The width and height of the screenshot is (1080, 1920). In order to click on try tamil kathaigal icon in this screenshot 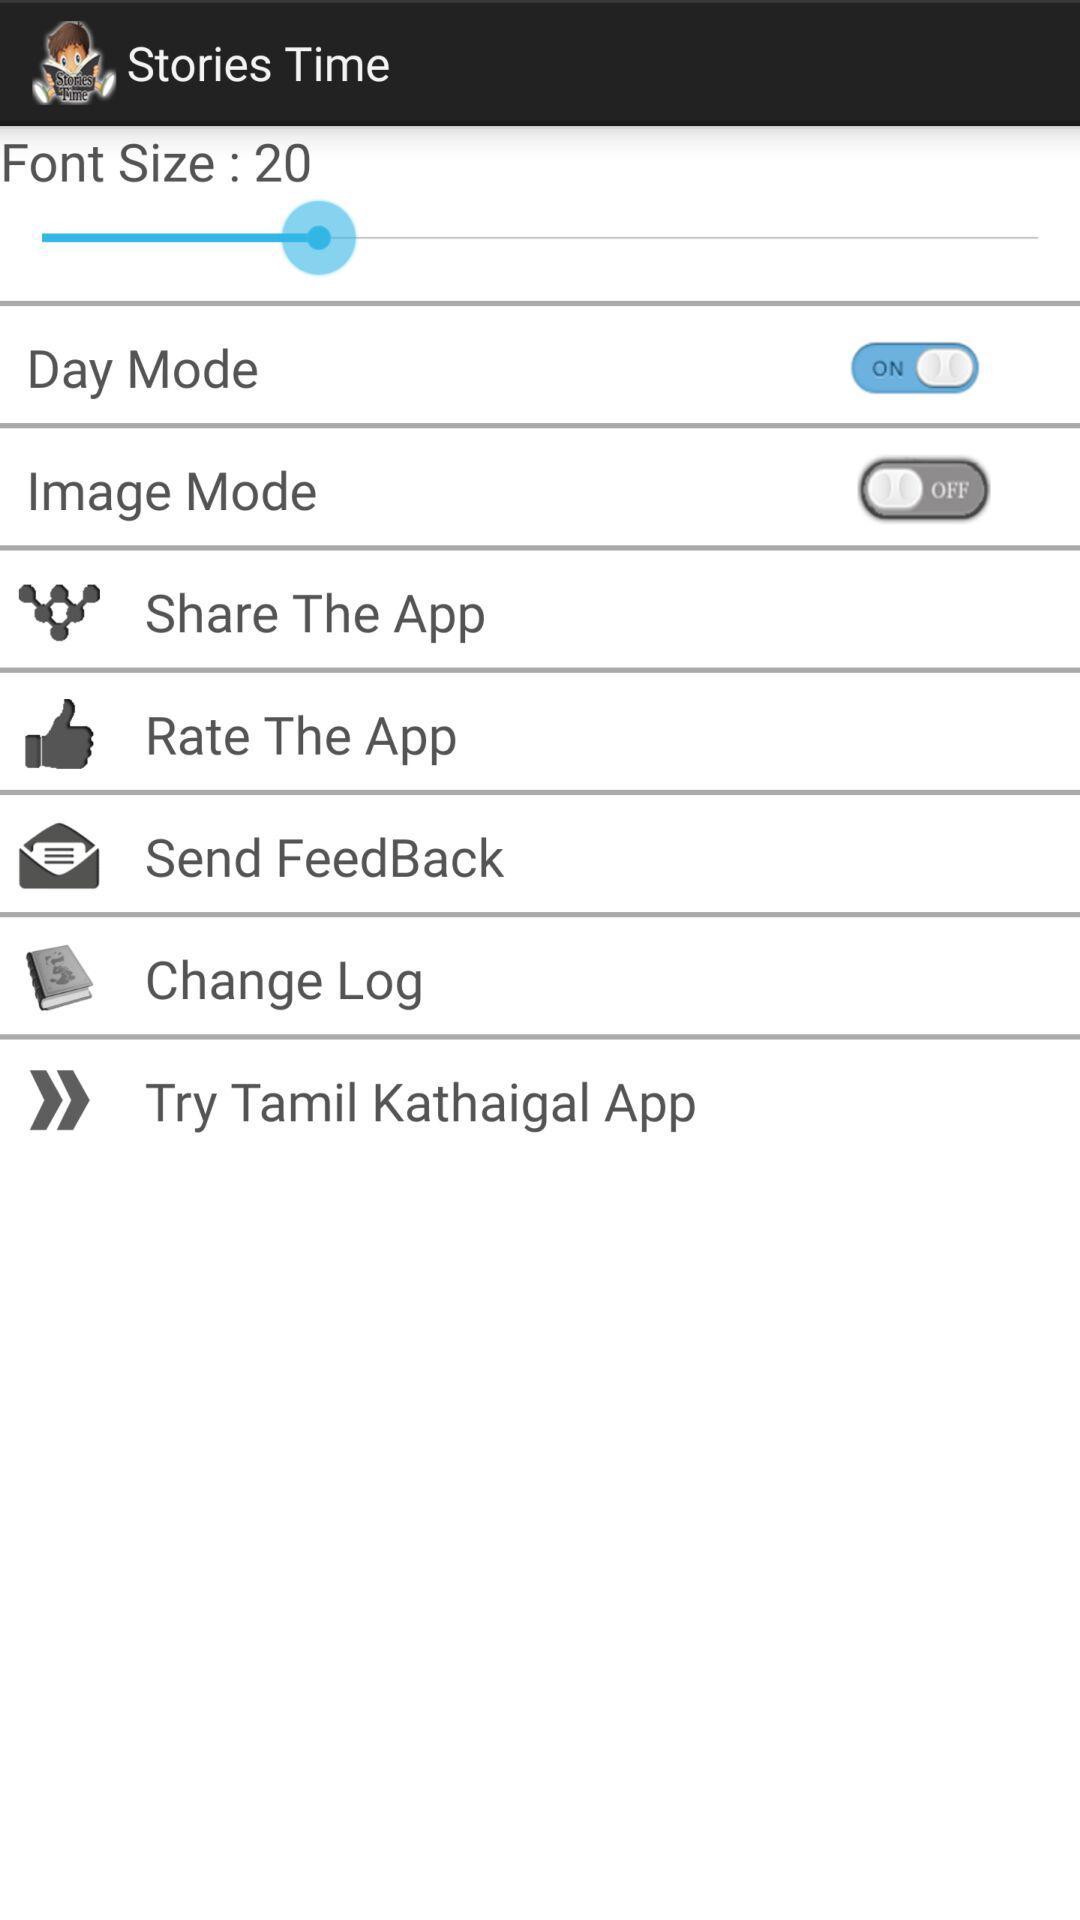, I will do `click(598, 1099)`.